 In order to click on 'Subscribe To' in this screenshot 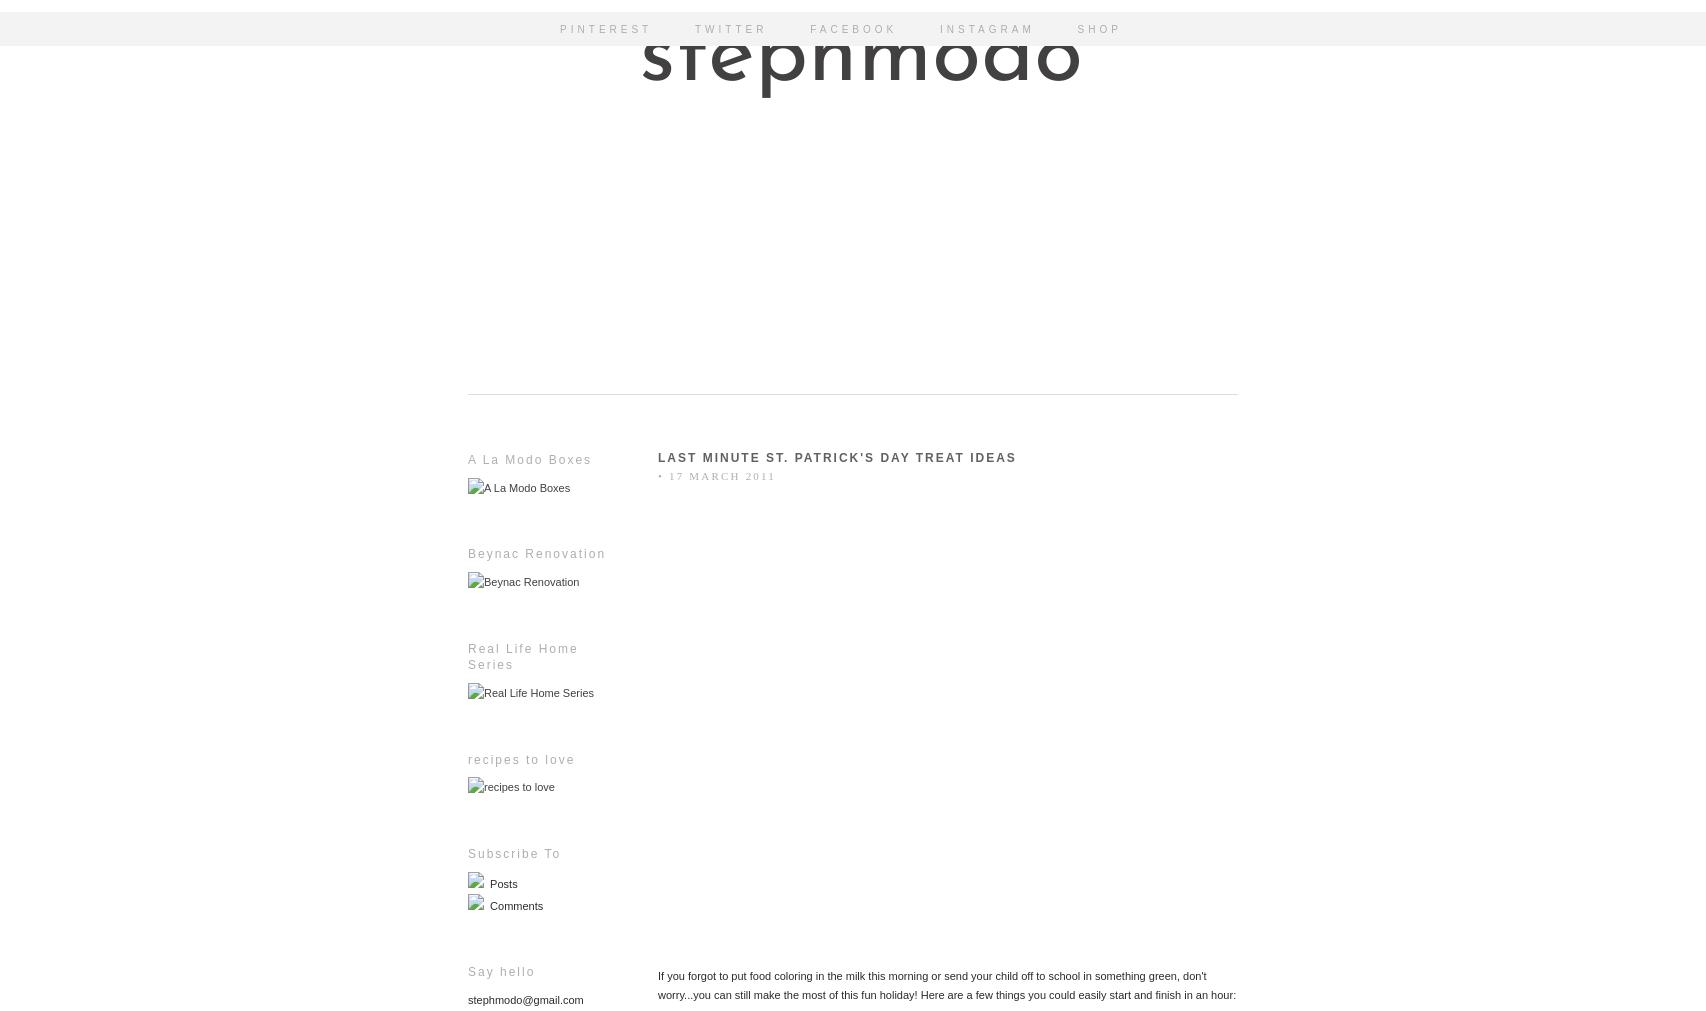, I will do `click(513, 852)`.